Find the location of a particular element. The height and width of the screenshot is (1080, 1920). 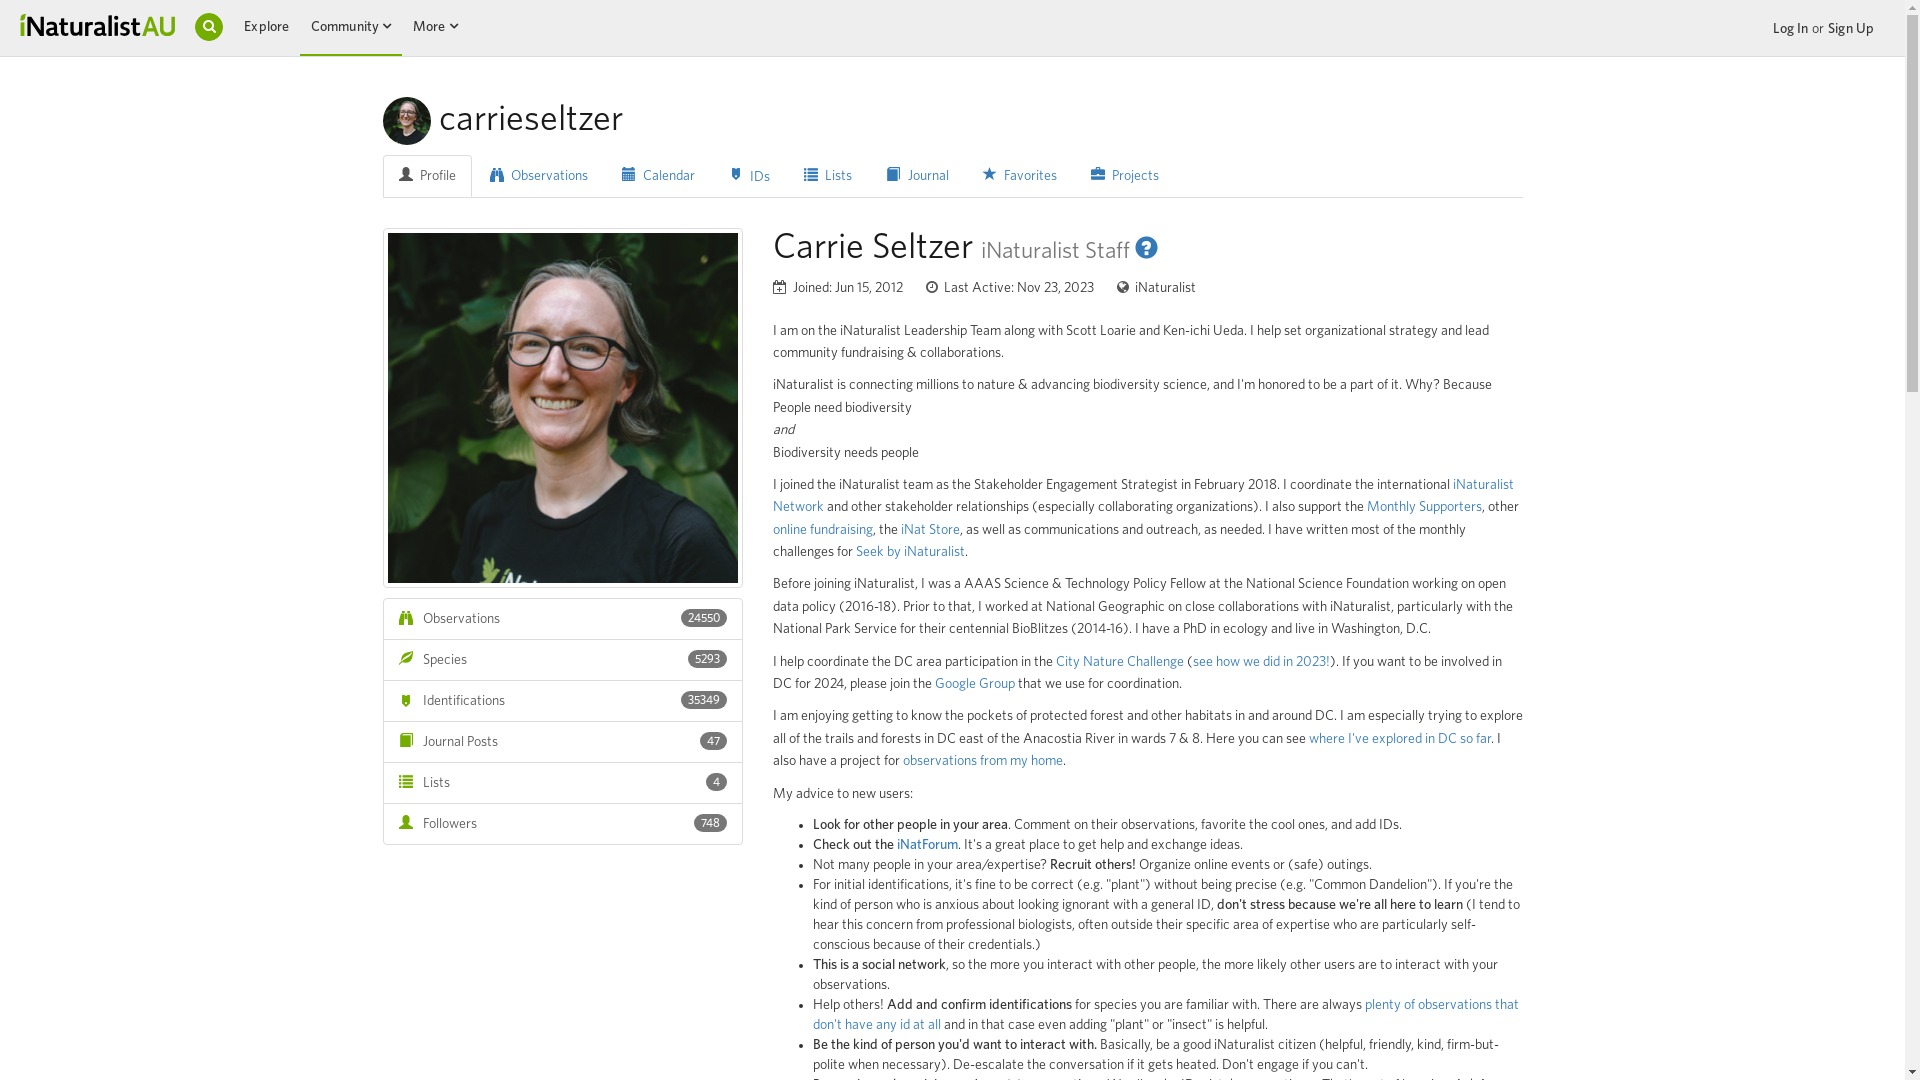

'Monthly Supporters' is located at coordinates (1365, 505).